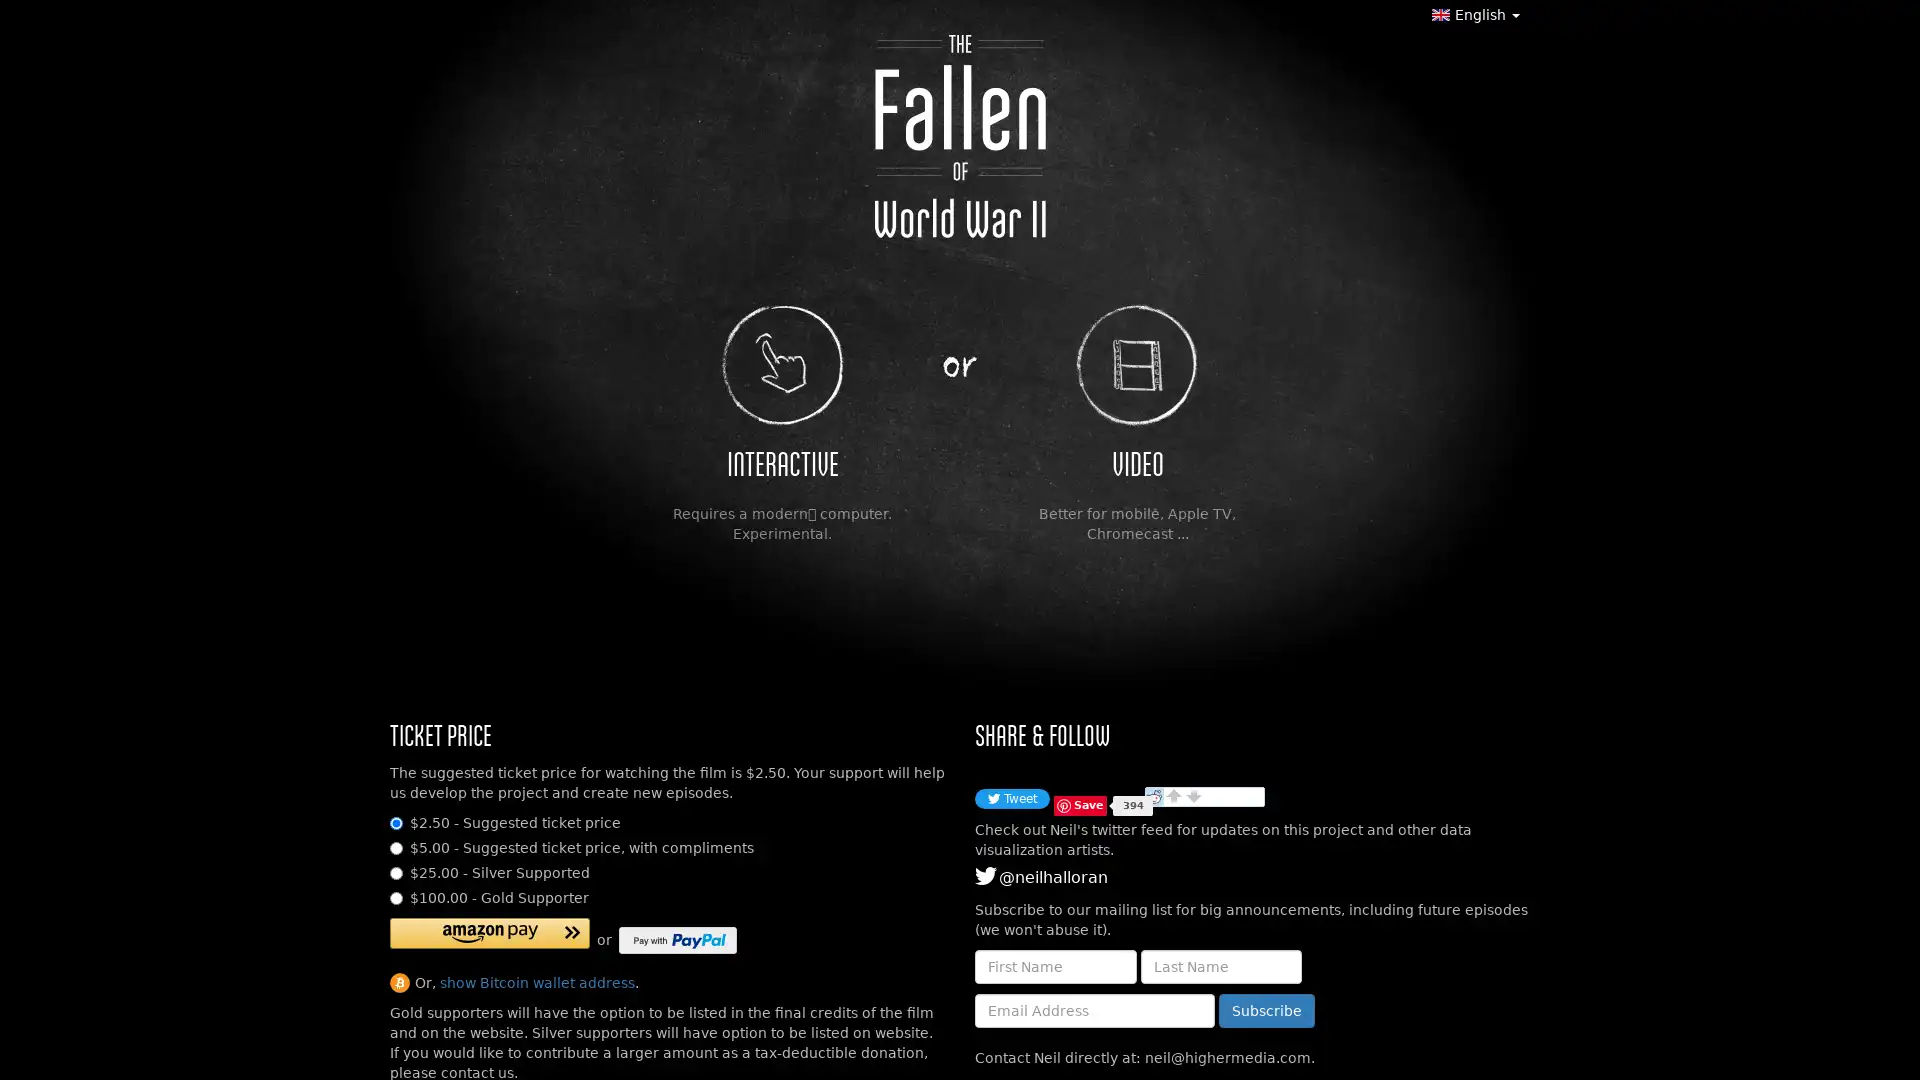 Image resolution: width=1920 pixels, height=1080 pixels. I want to click on PayPal - The safer, easier way to pay online!, so click(677, 940).